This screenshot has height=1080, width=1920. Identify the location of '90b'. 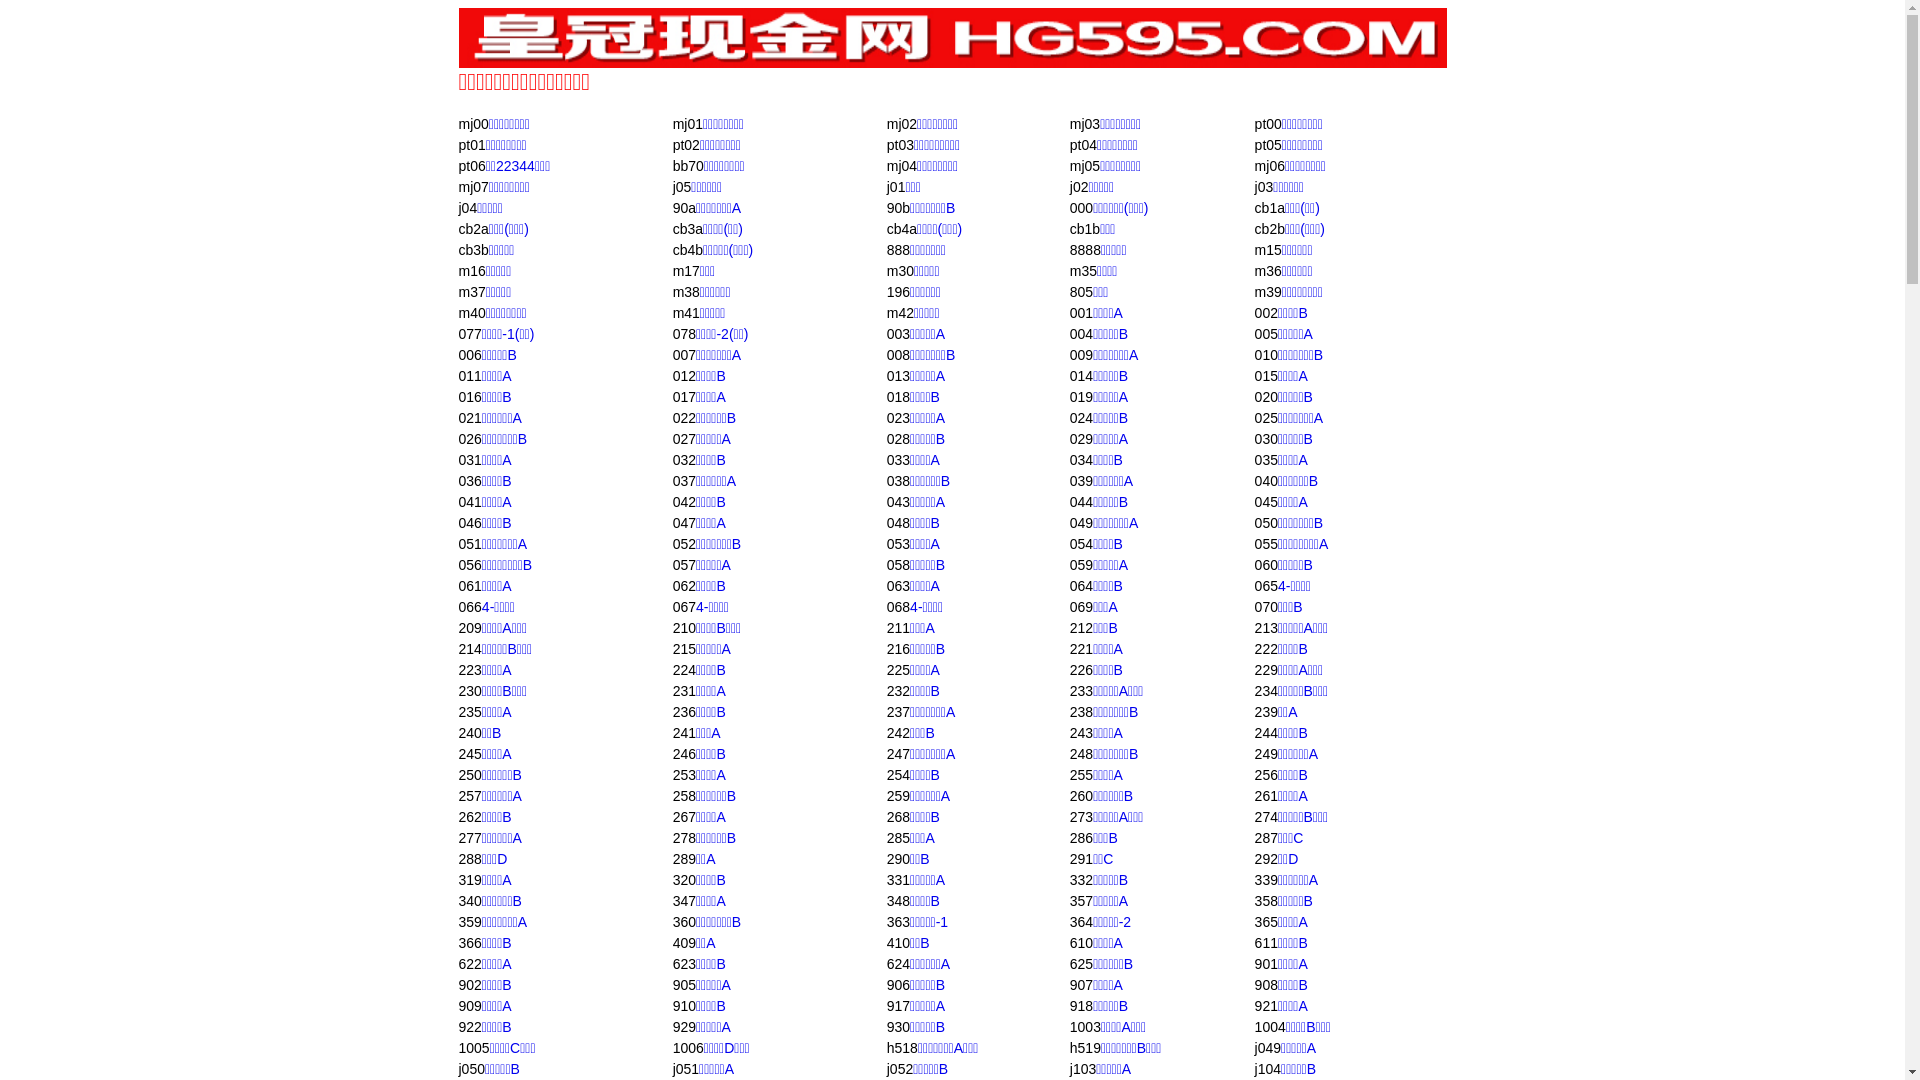
(897, 208).